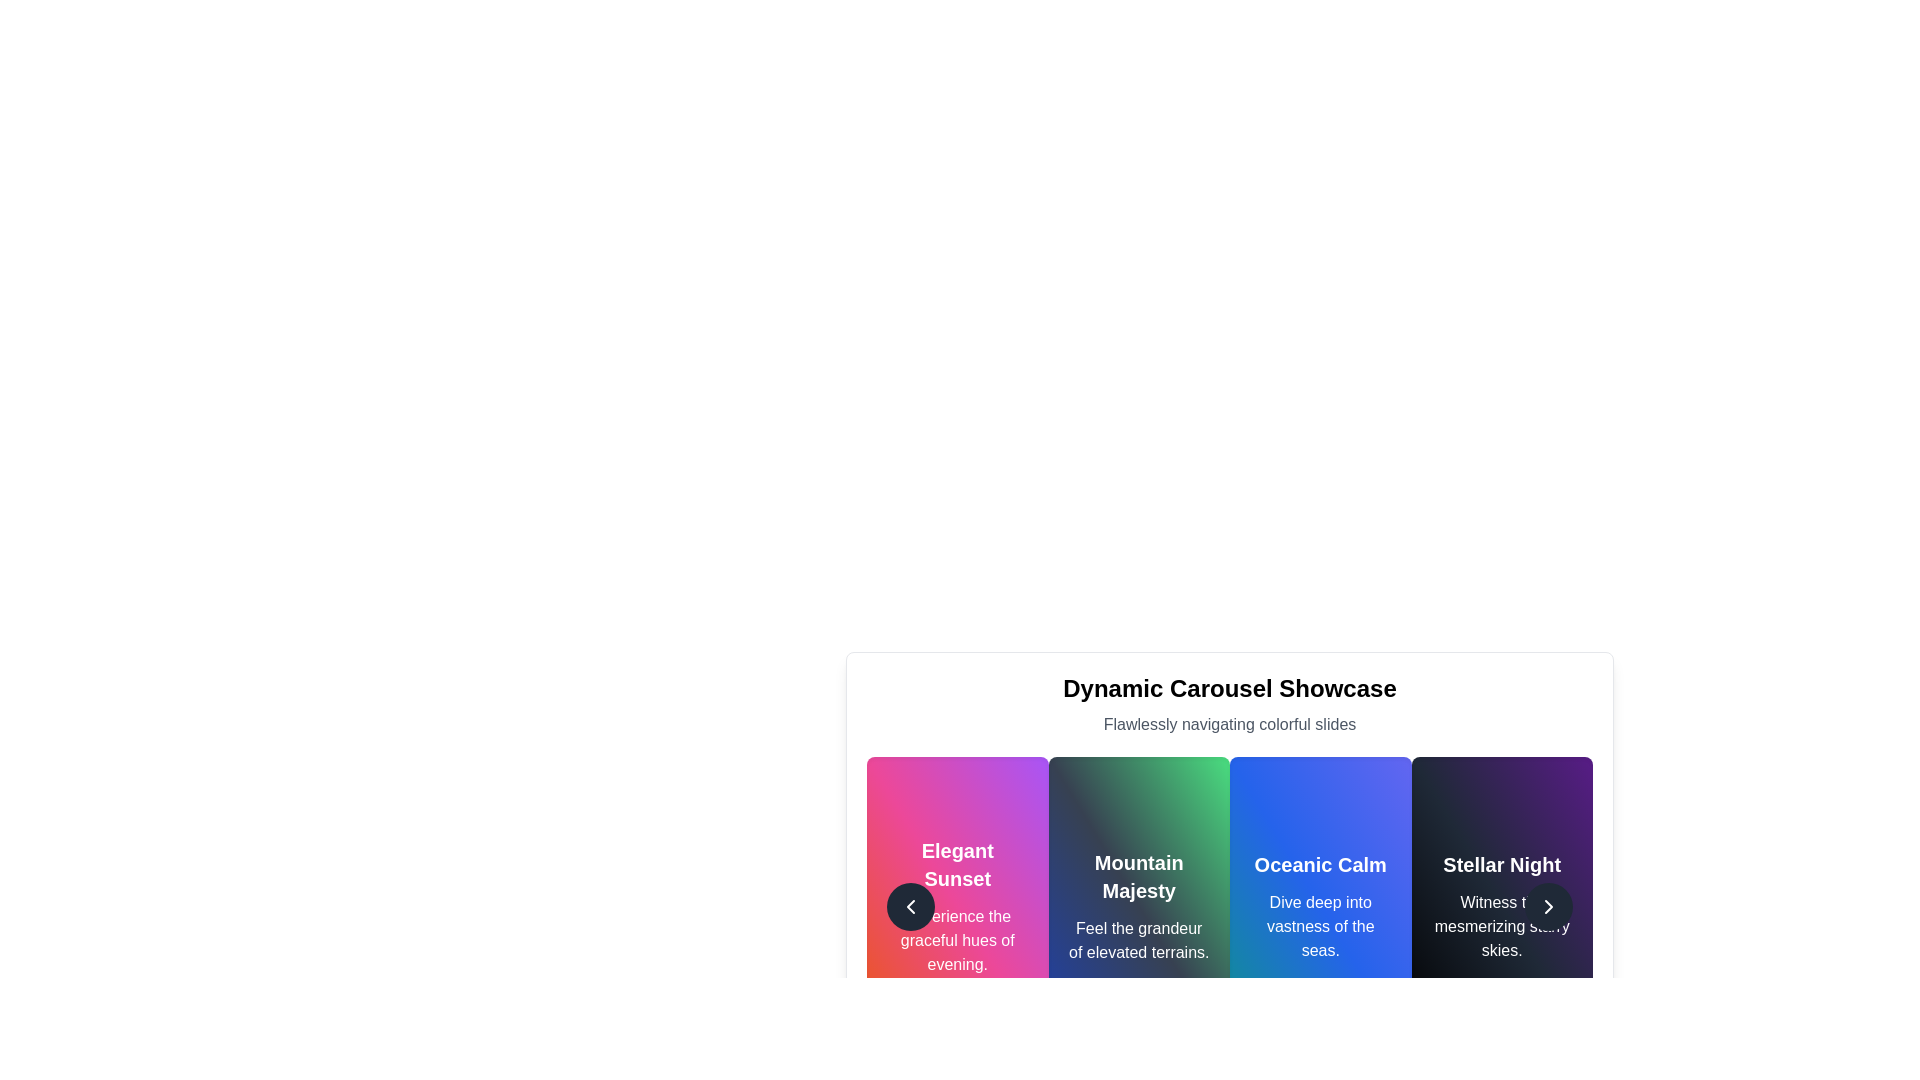 The image size is (1920, 1080). I want to click on the main carousel tiles in the 'Dynamic Carousel Showcase', so click(1228, 906).